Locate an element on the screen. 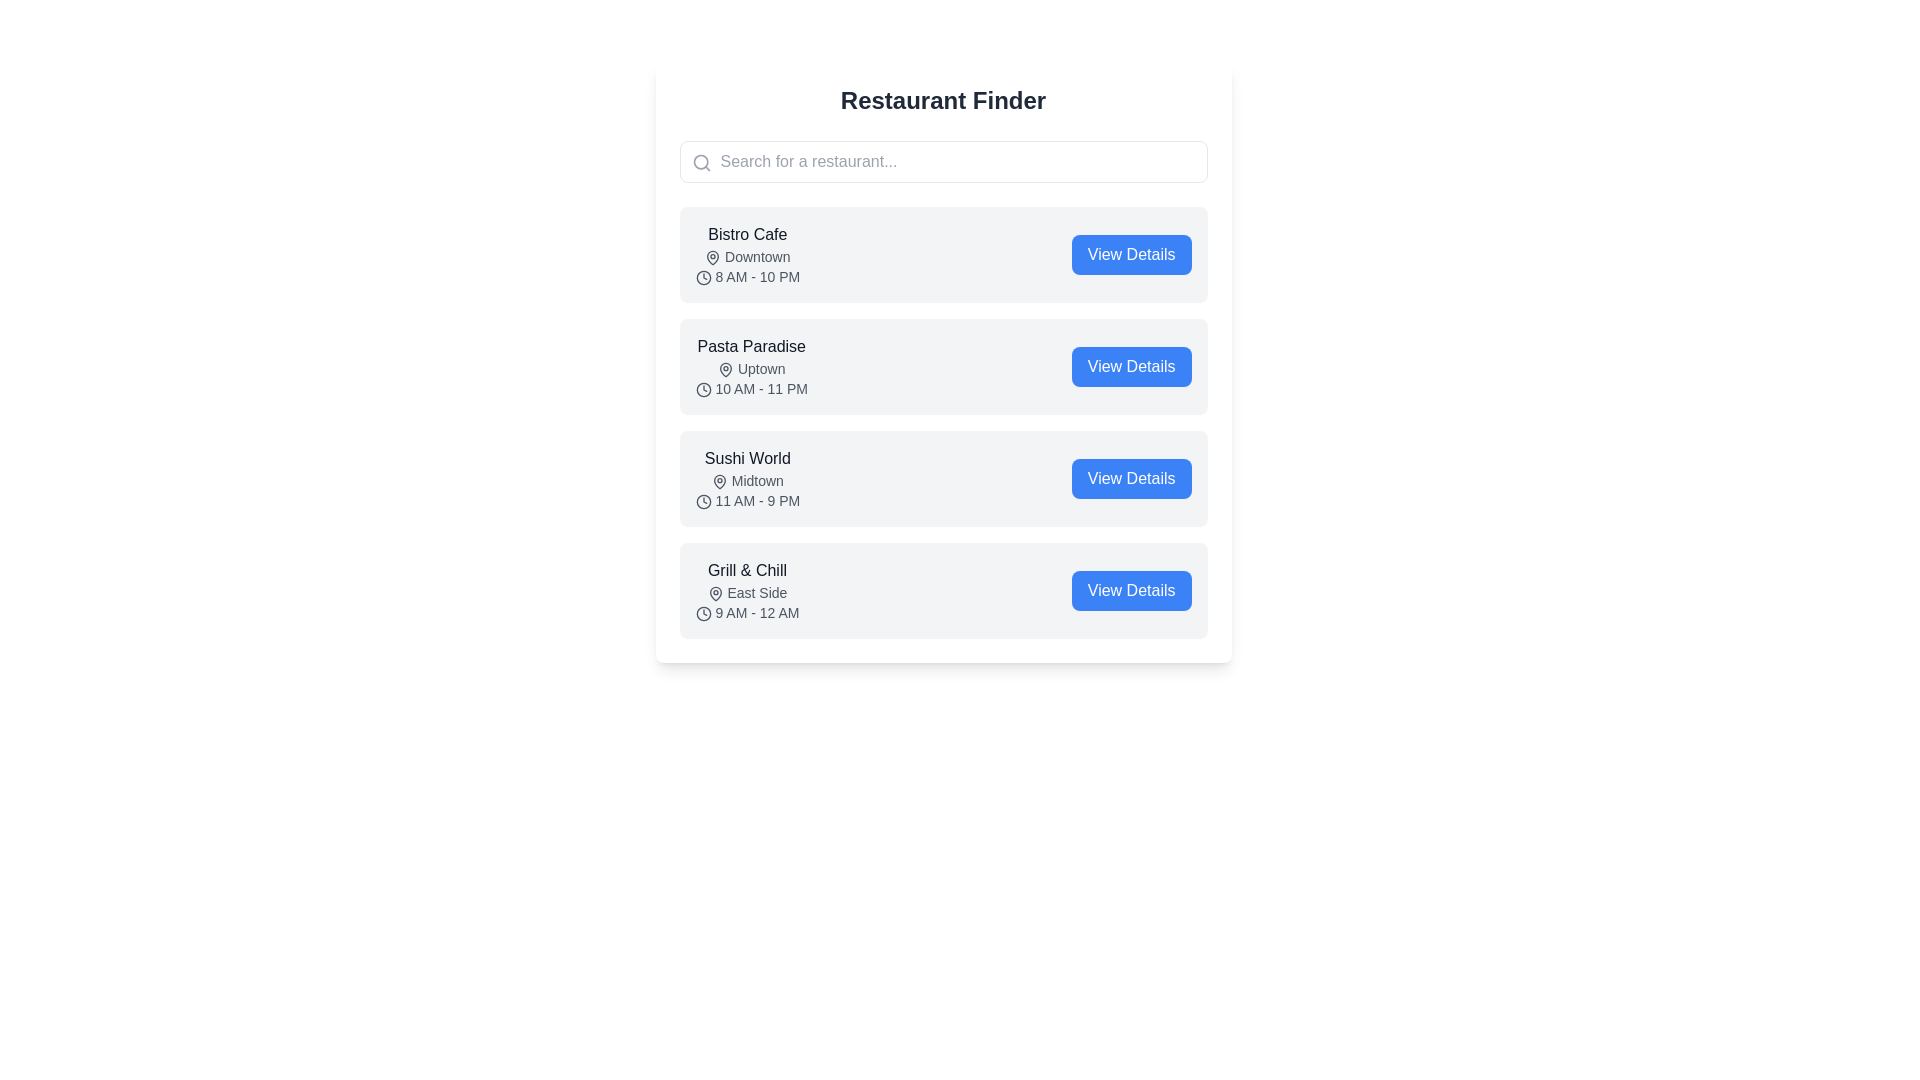  the geographical location icon associated with the 'Downtown' entry, which is positioned to the left of the text 'Downtown' and directly under 'Bistro Cafe' in the restaurant list is located at coordinates (713, 257).